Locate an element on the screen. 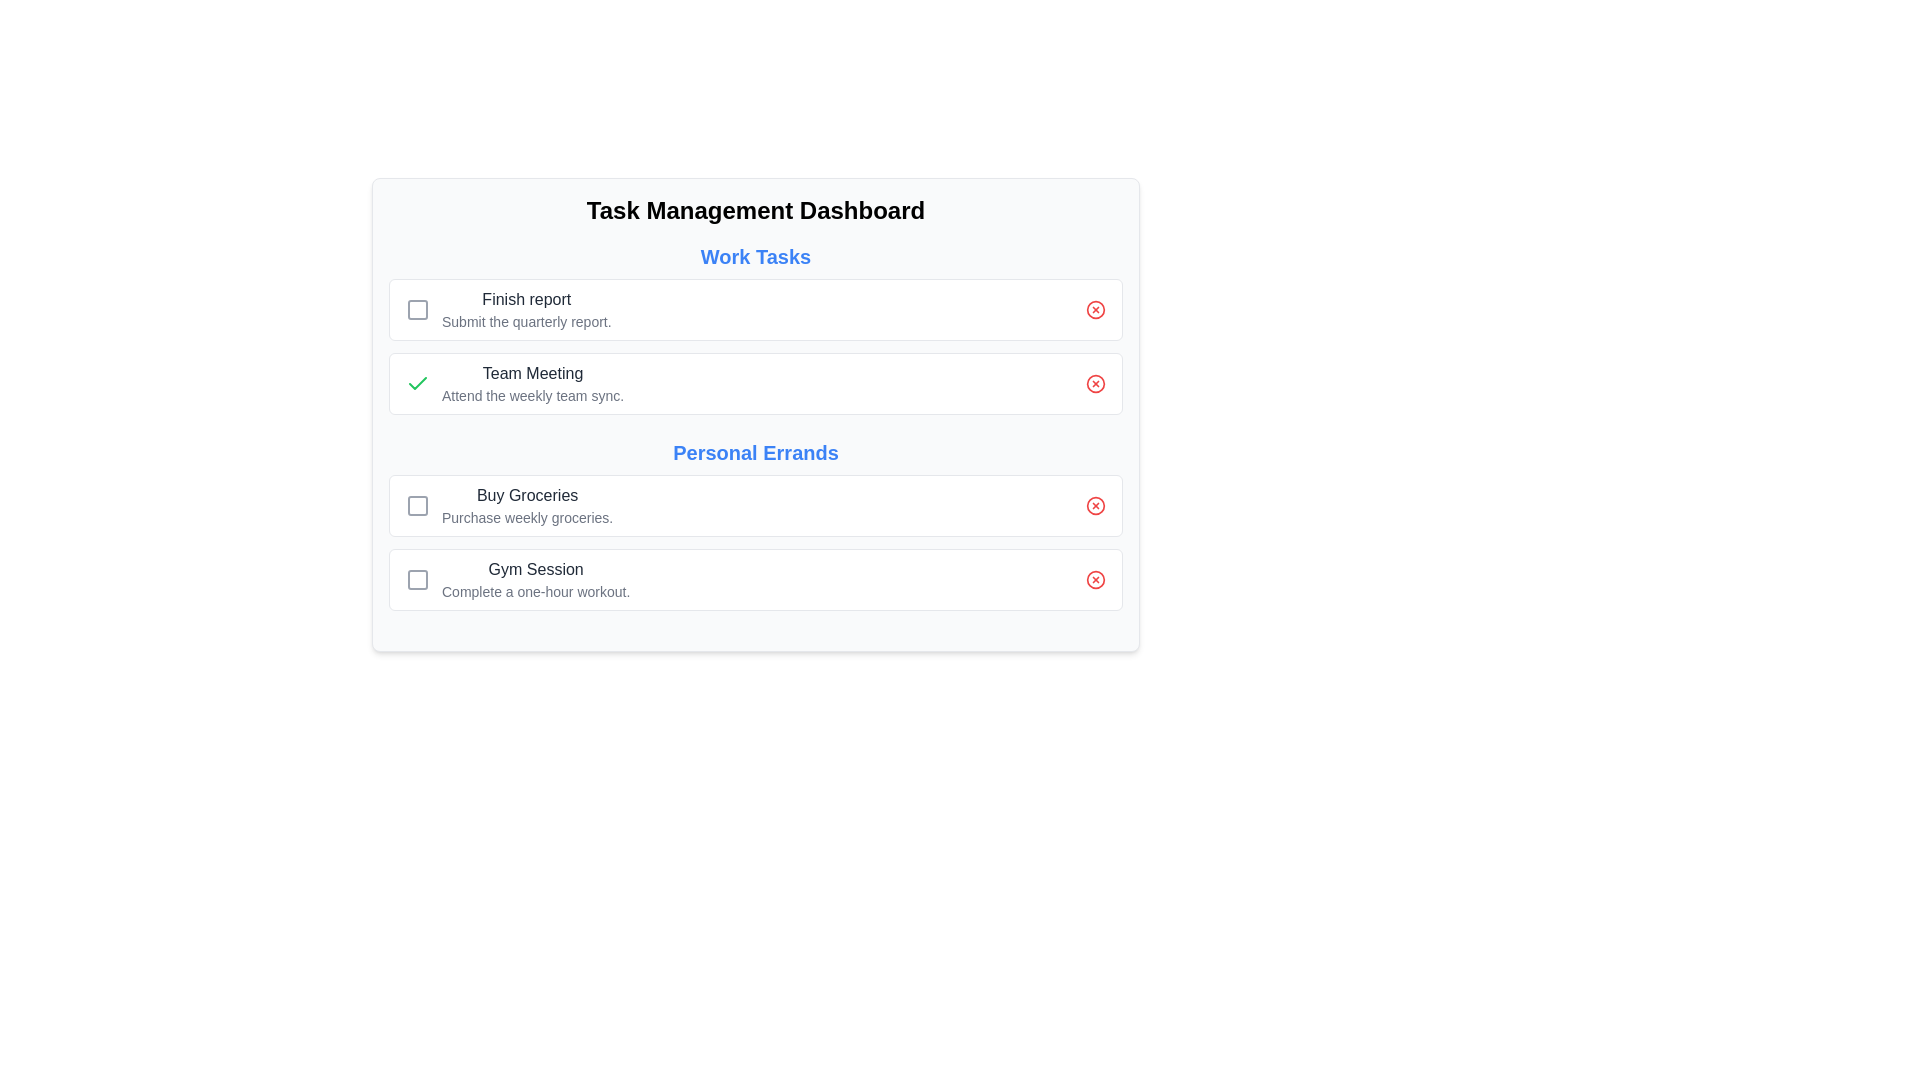 The width and height of the screenshot is (1920, 1080). the task title text label located in the second row of the 'Work Tasks' section is located at coordinates (532, 374).